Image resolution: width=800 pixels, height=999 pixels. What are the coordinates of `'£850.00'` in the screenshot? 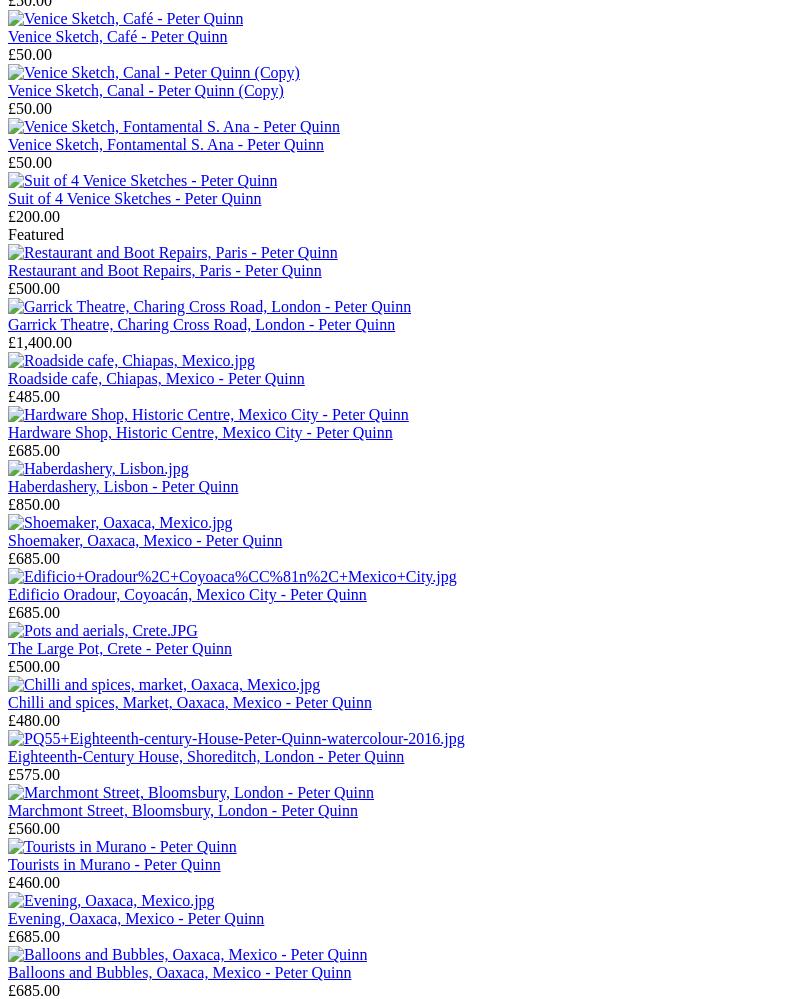 It's located at (8, 503).